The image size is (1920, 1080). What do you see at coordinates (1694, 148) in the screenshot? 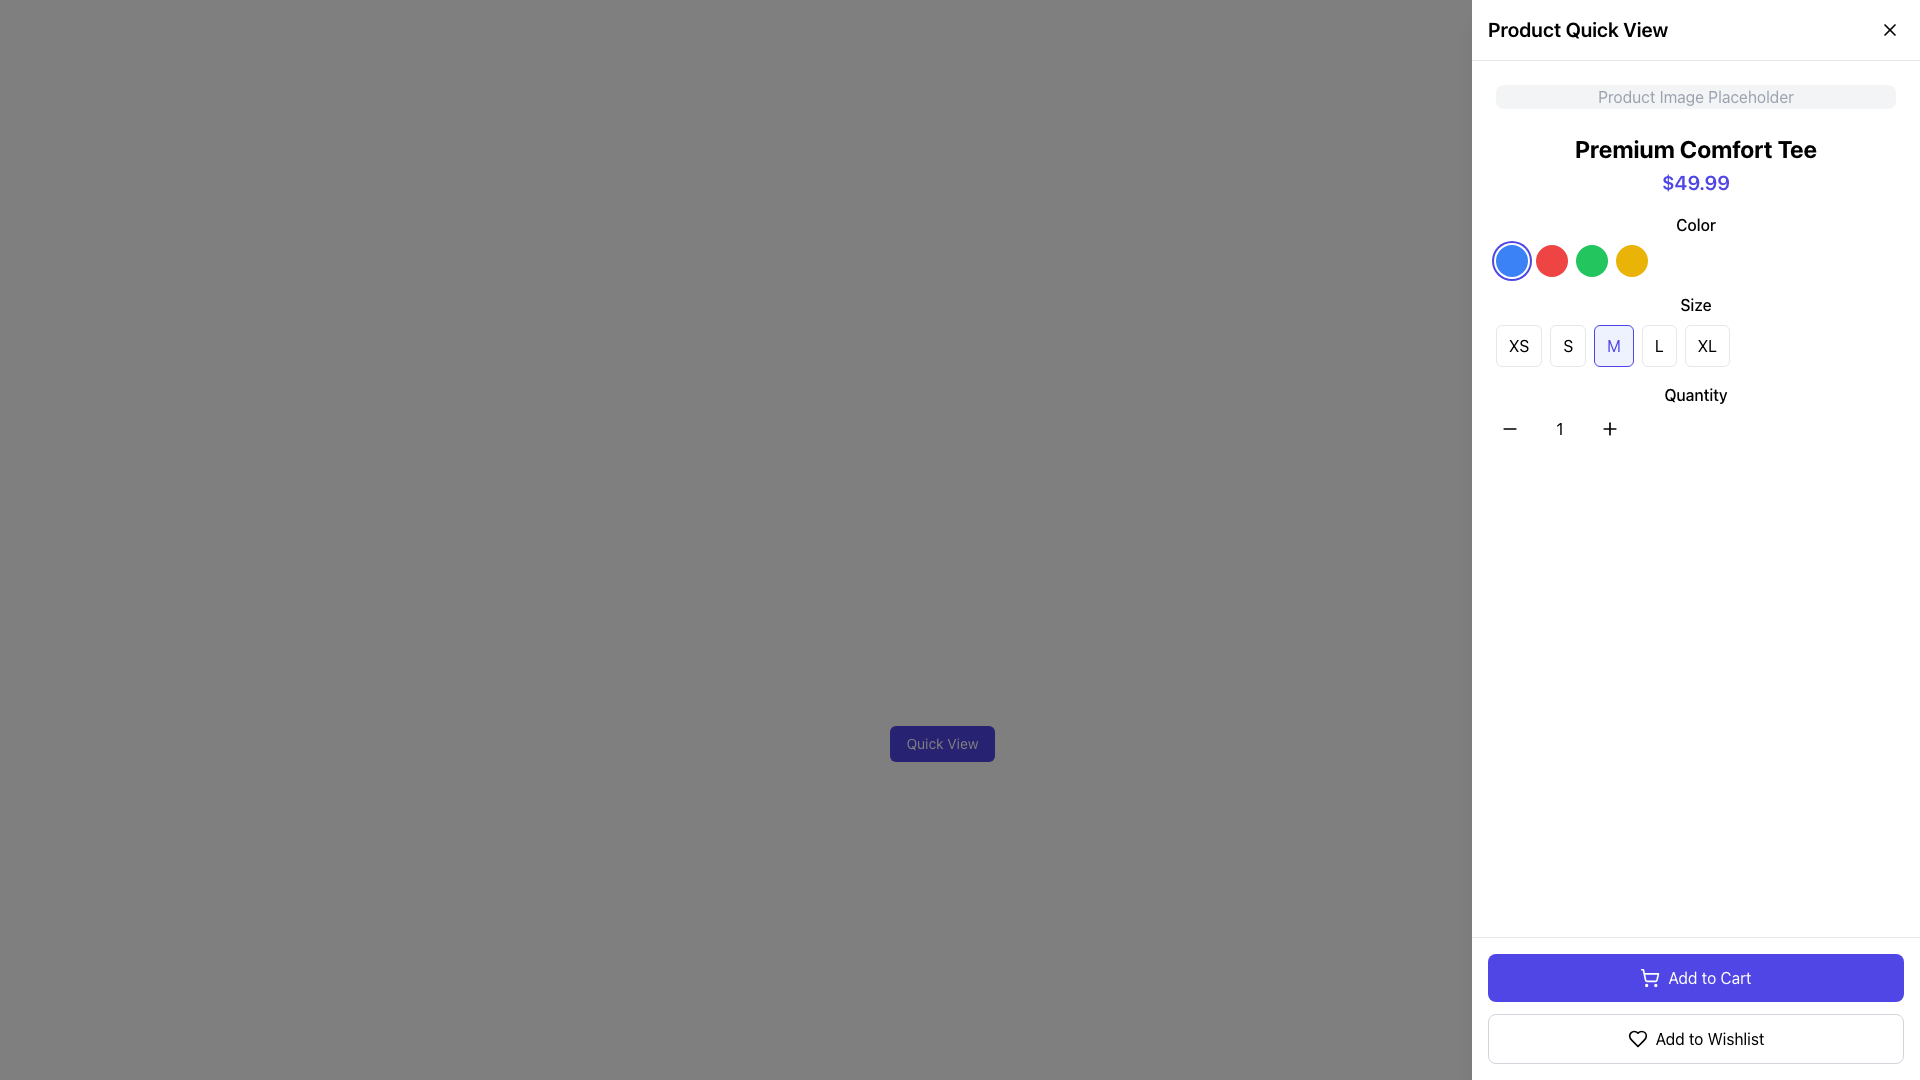
I see `bold and enlarged text label 'Premium Comfort Tee' located at the center of the product detail card interface, positioned above the product price text` at bounding box center [1694, 148].